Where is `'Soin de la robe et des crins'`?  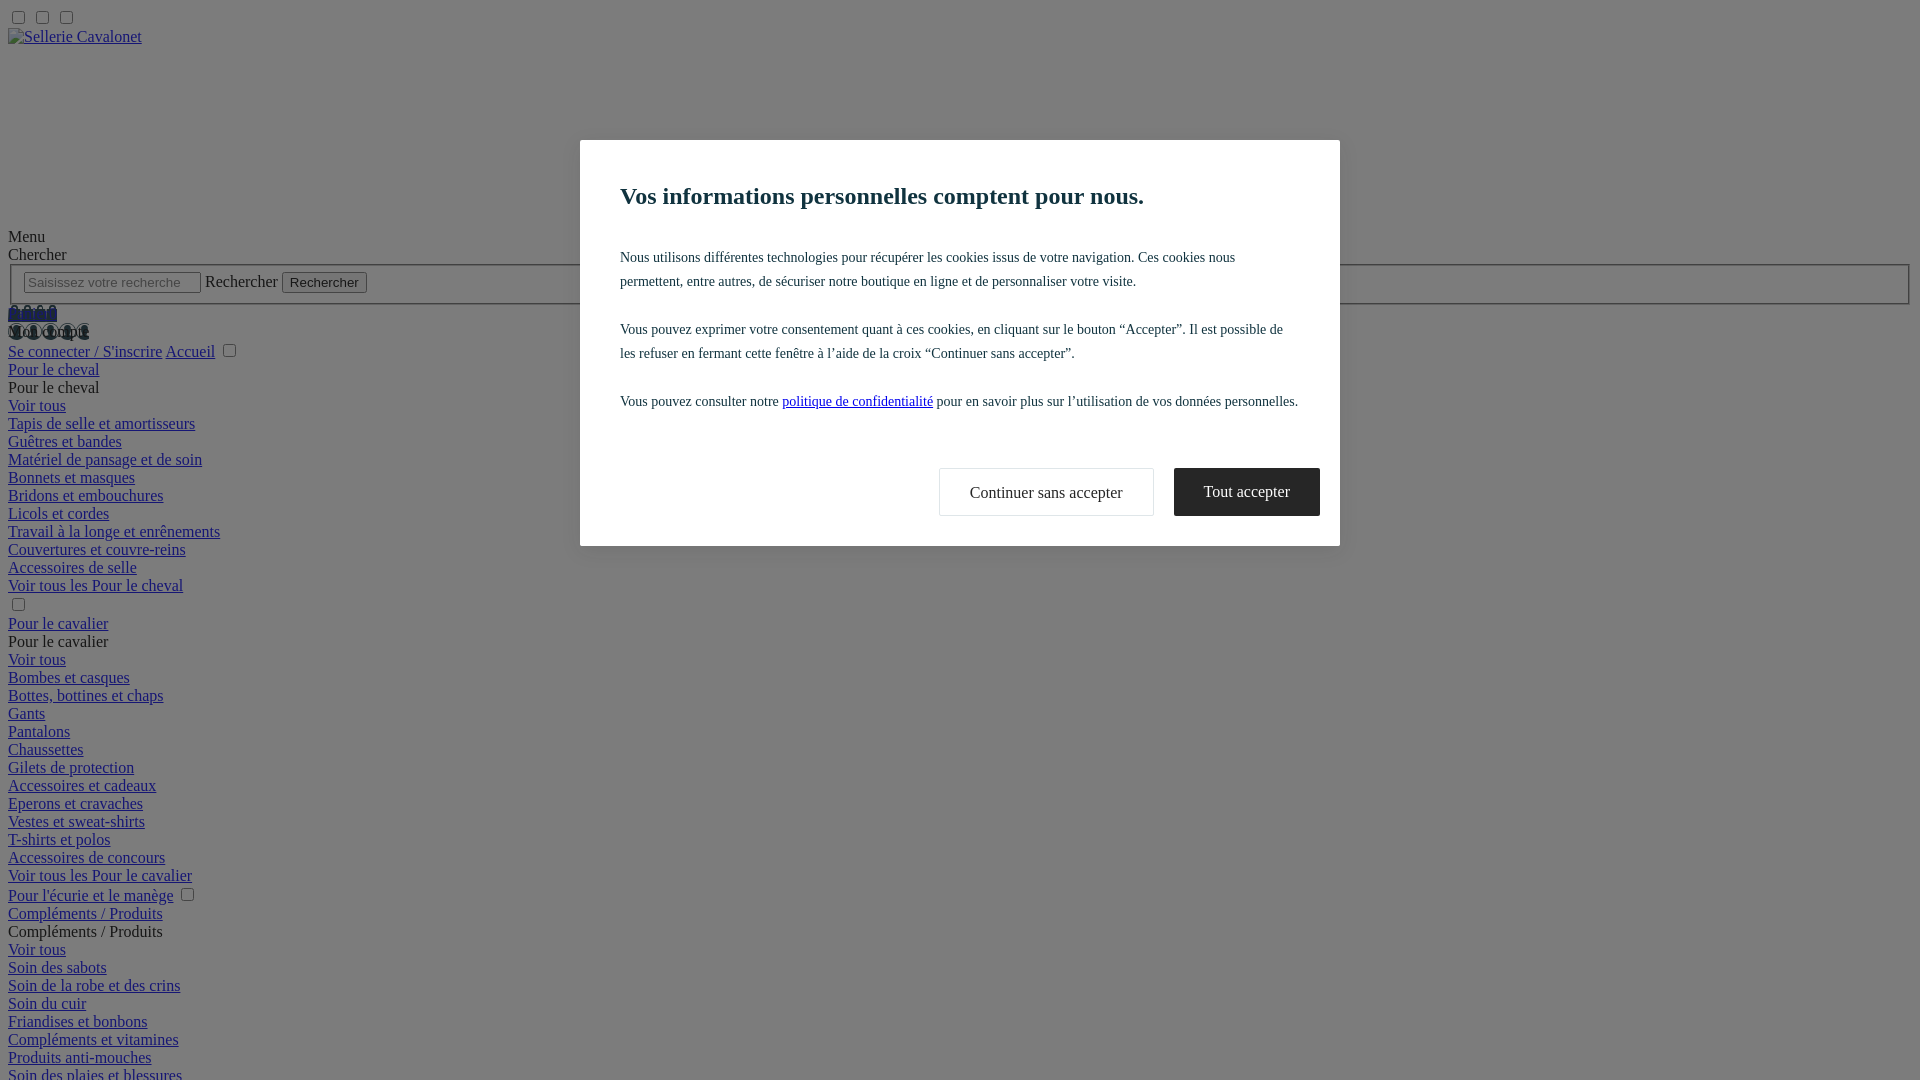
'Soin de la robe et des crins' is located at coordinates (8, 984).